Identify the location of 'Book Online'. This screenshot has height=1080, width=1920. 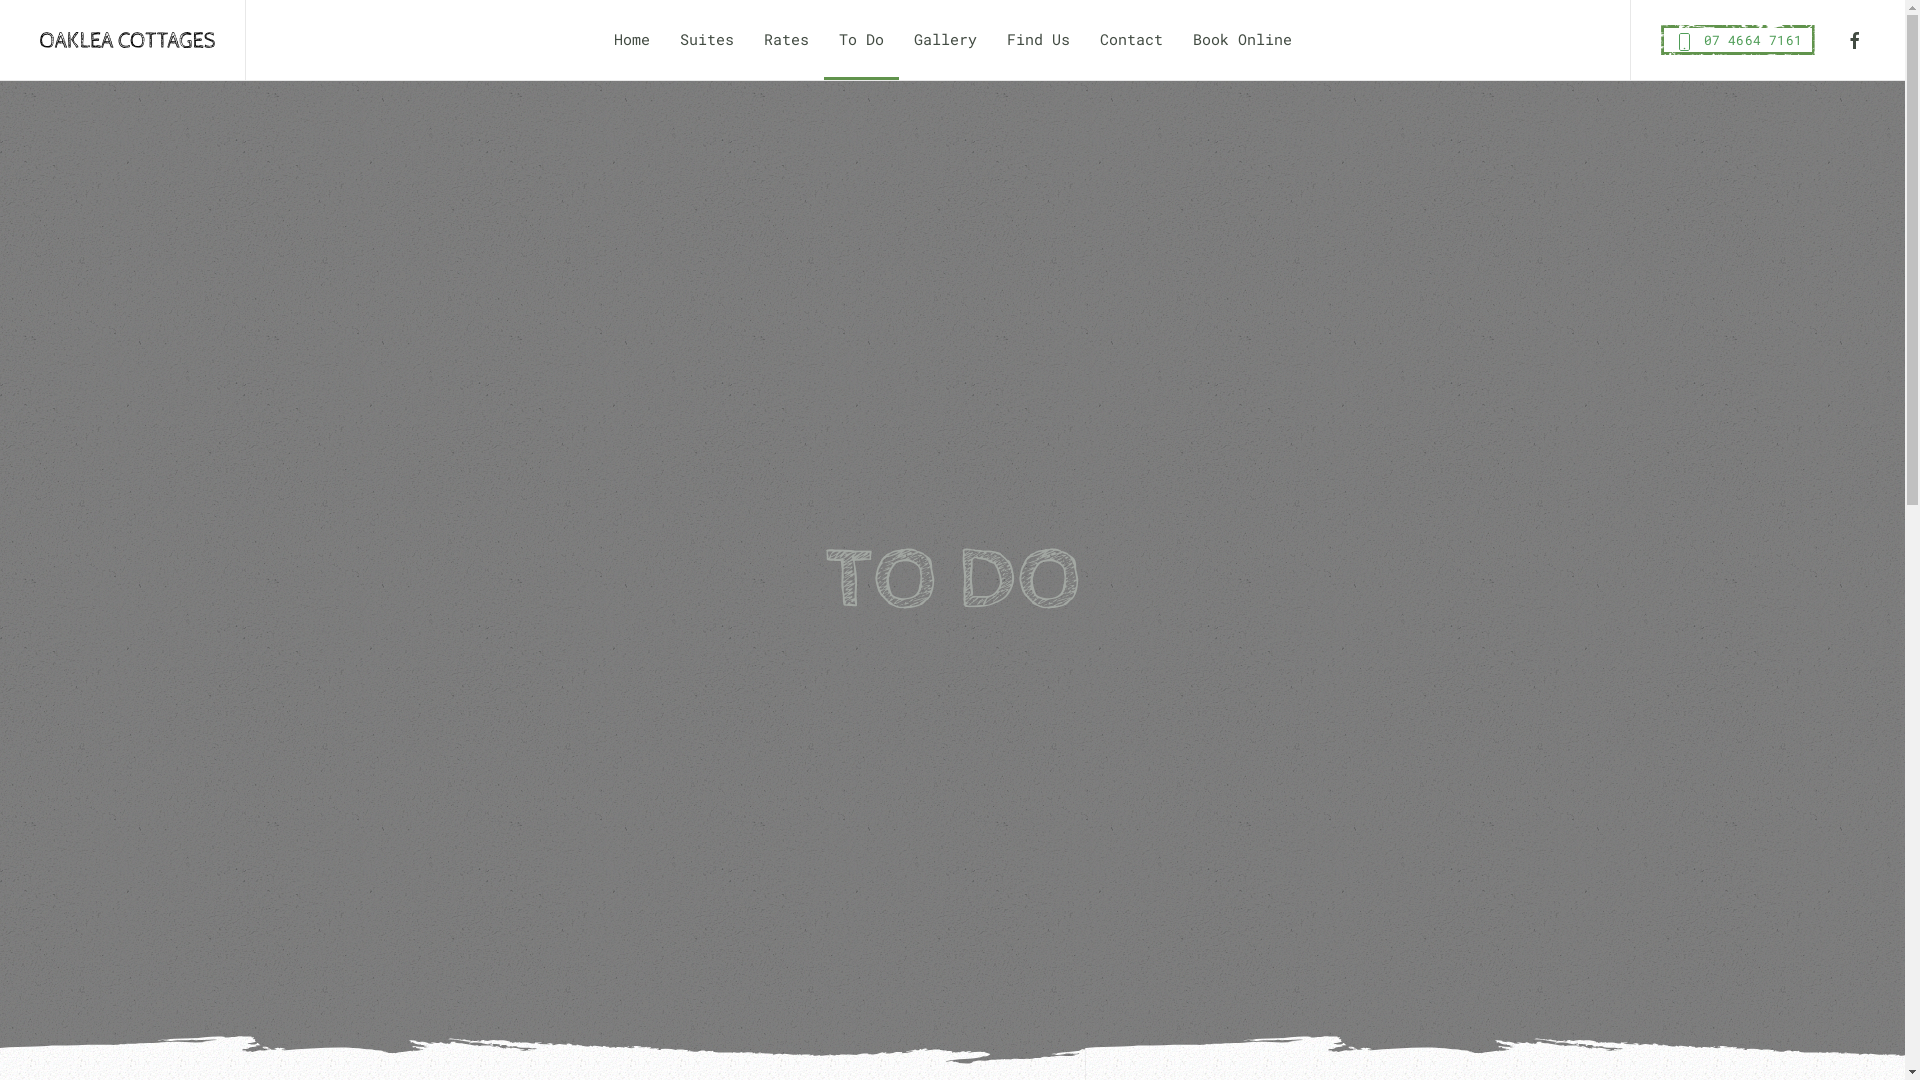
(1177, 39).